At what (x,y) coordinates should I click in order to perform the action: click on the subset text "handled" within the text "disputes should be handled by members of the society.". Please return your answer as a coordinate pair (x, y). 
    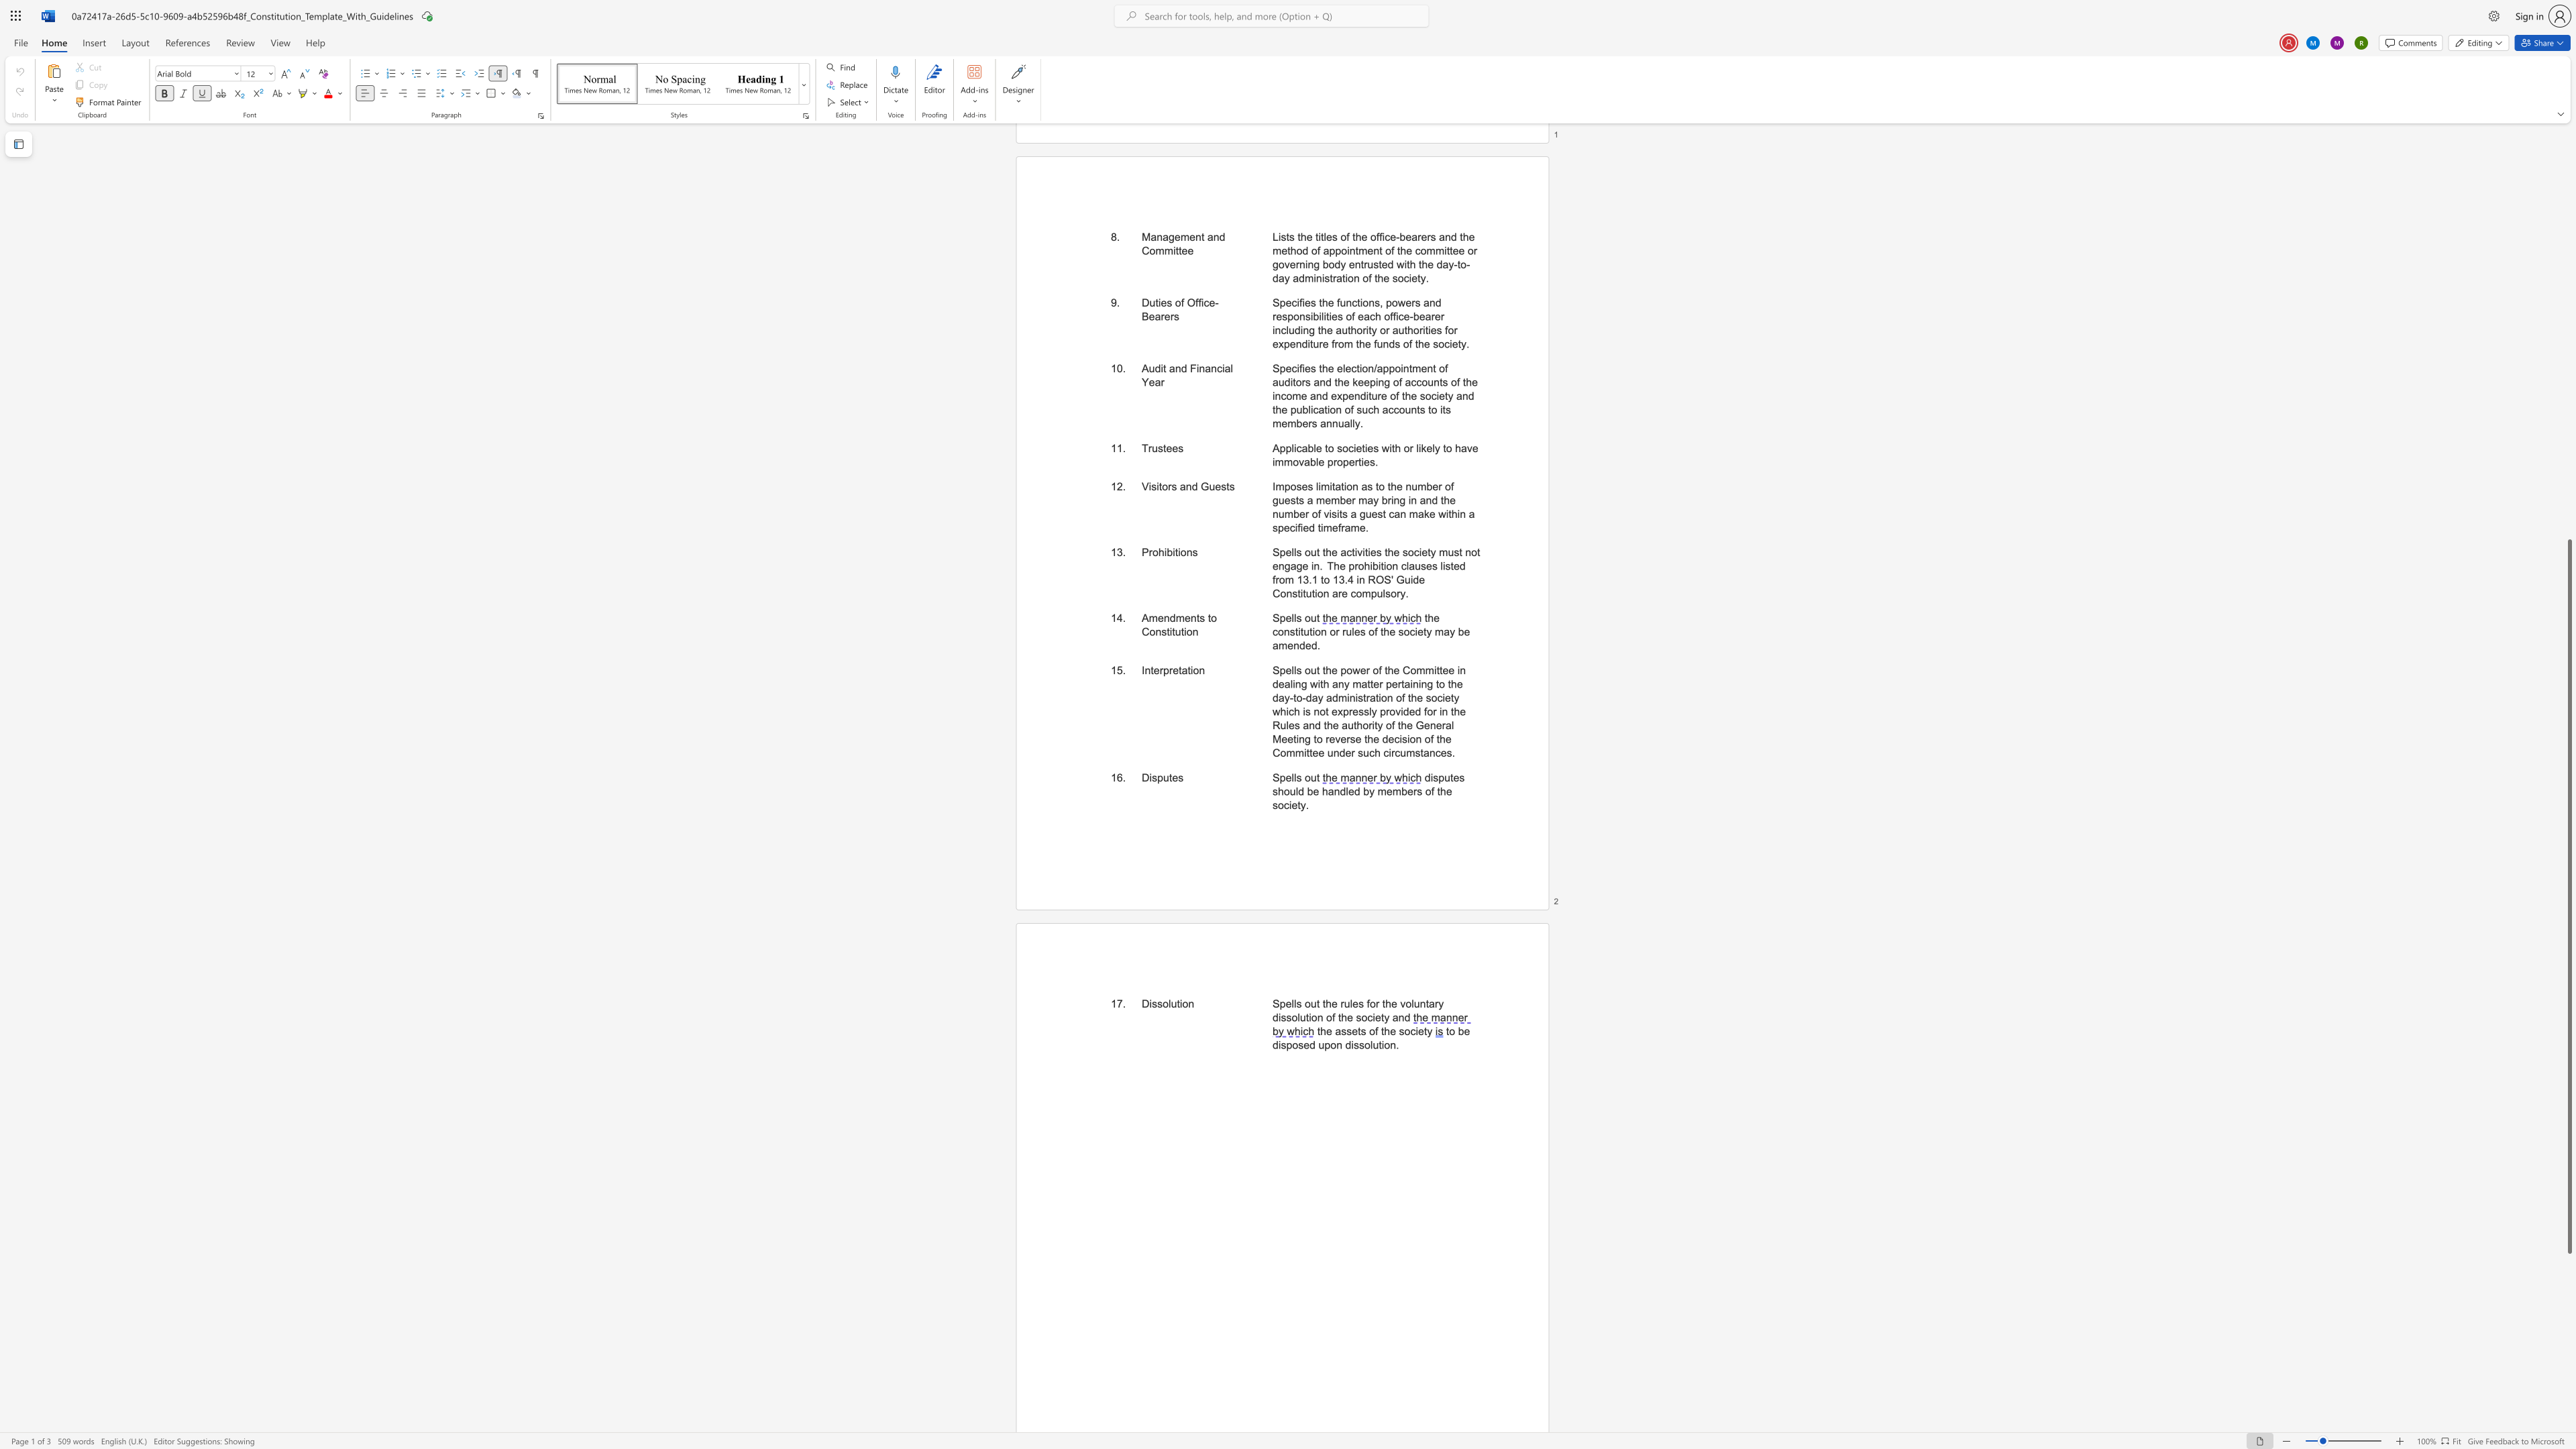
    Looking at the image, I should click on (1322, 791).